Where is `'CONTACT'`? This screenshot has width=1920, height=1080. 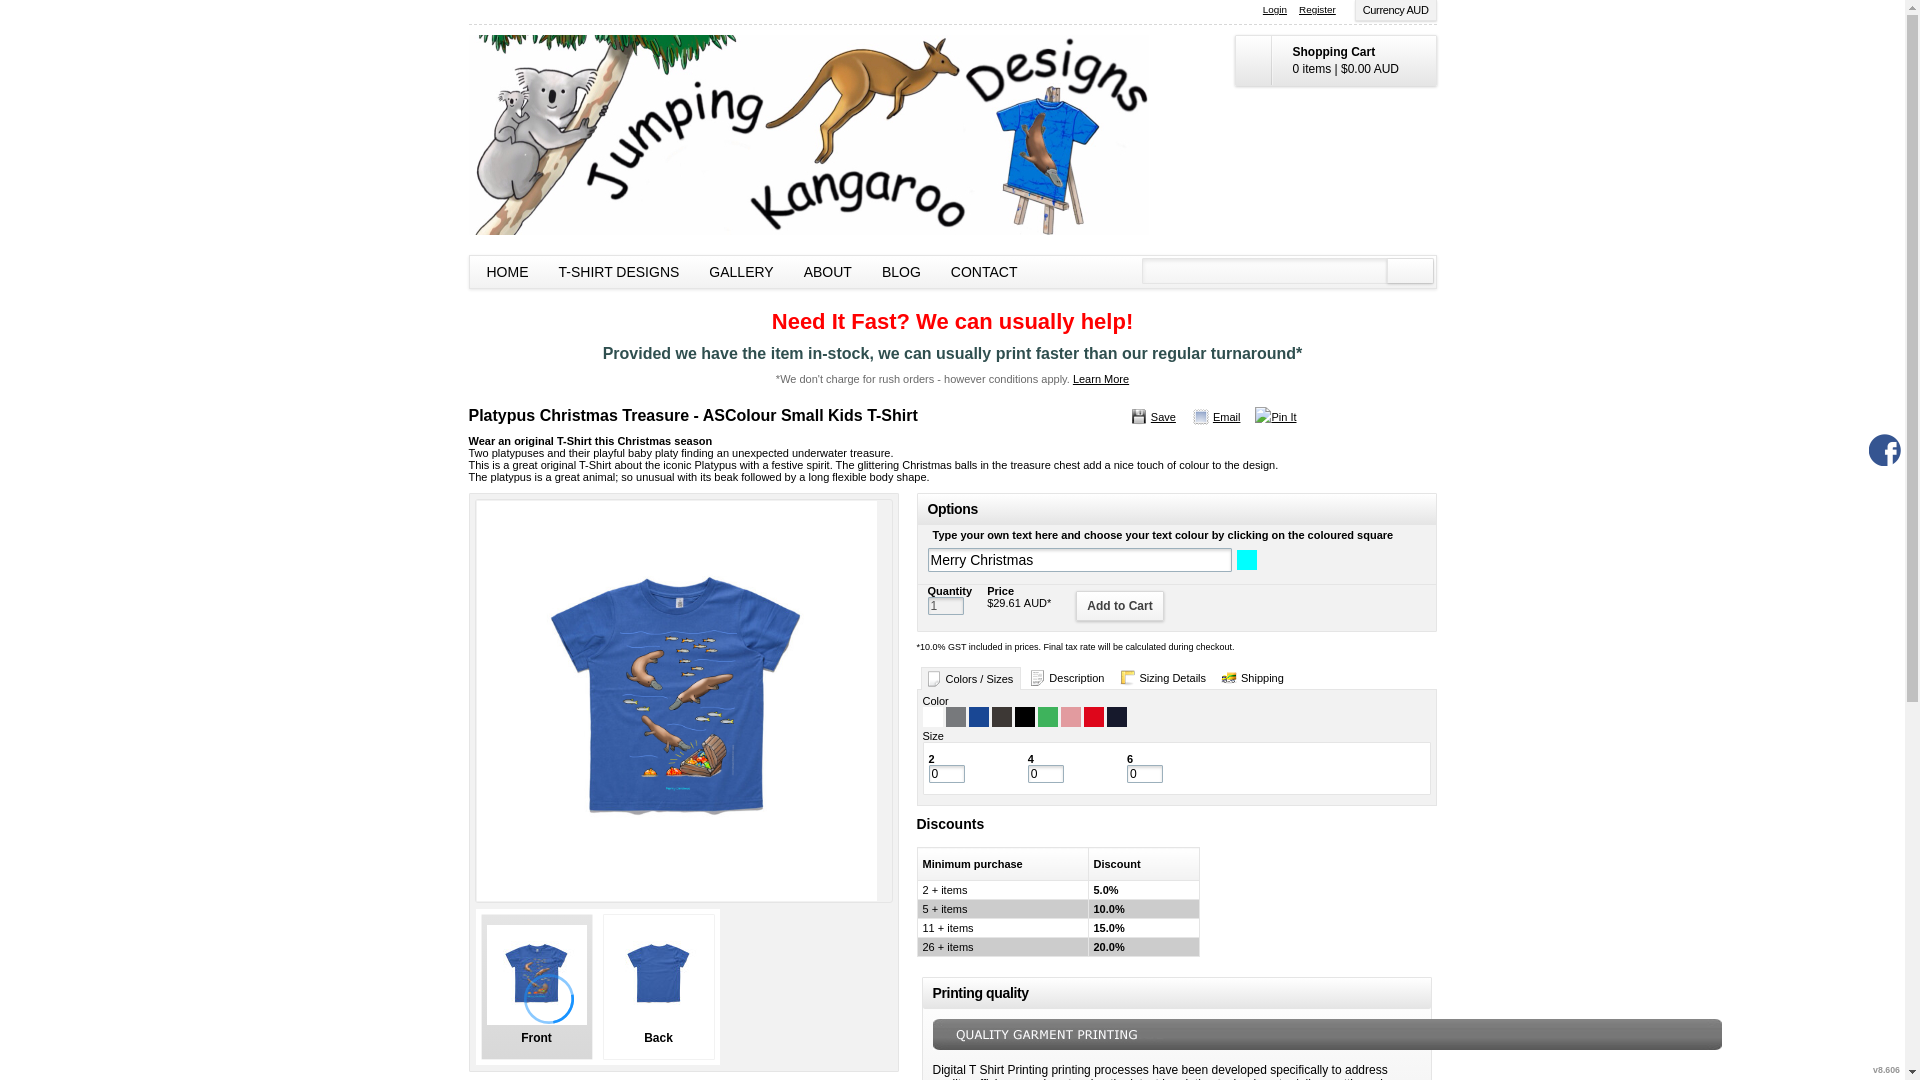
'CONTACT' is located at coordinates (984, 272).